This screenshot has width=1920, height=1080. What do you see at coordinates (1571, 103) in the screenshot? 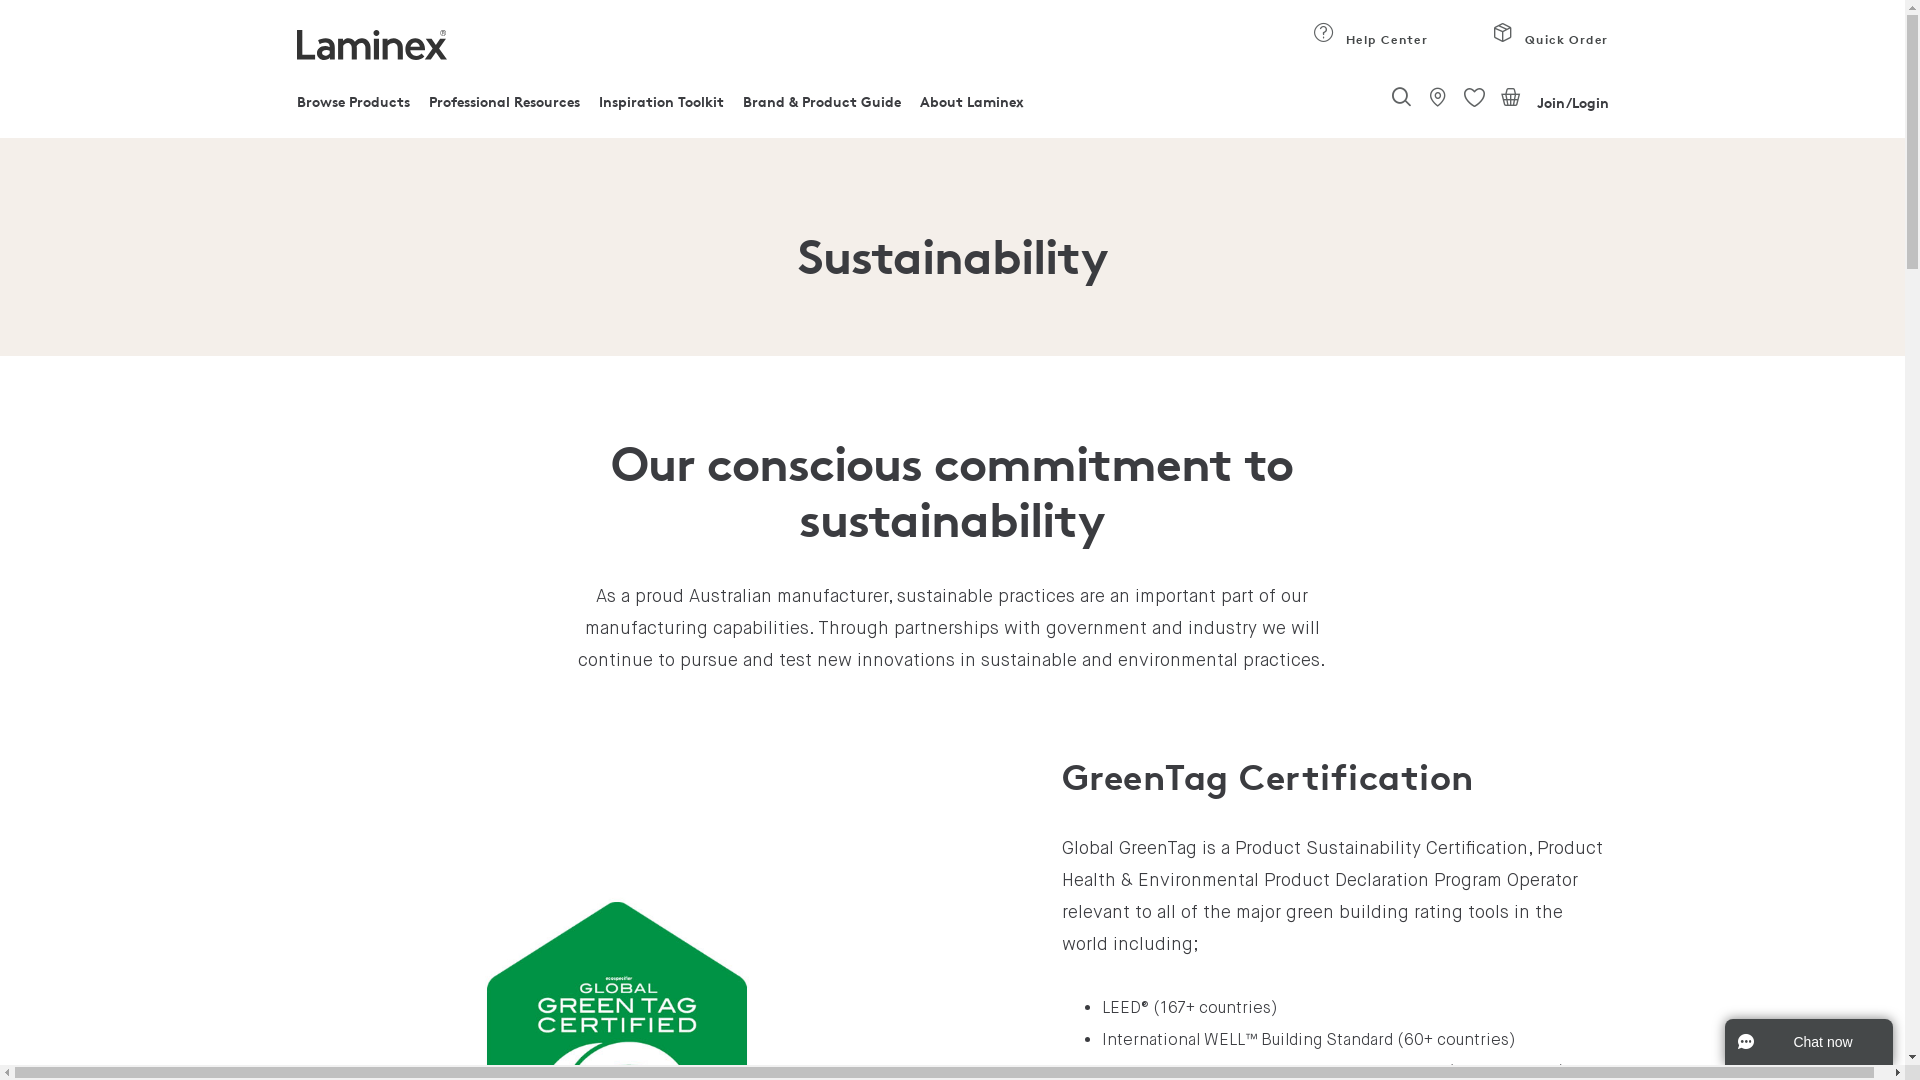
I see `'Join/Login'` at bounding box center [1571, 103].